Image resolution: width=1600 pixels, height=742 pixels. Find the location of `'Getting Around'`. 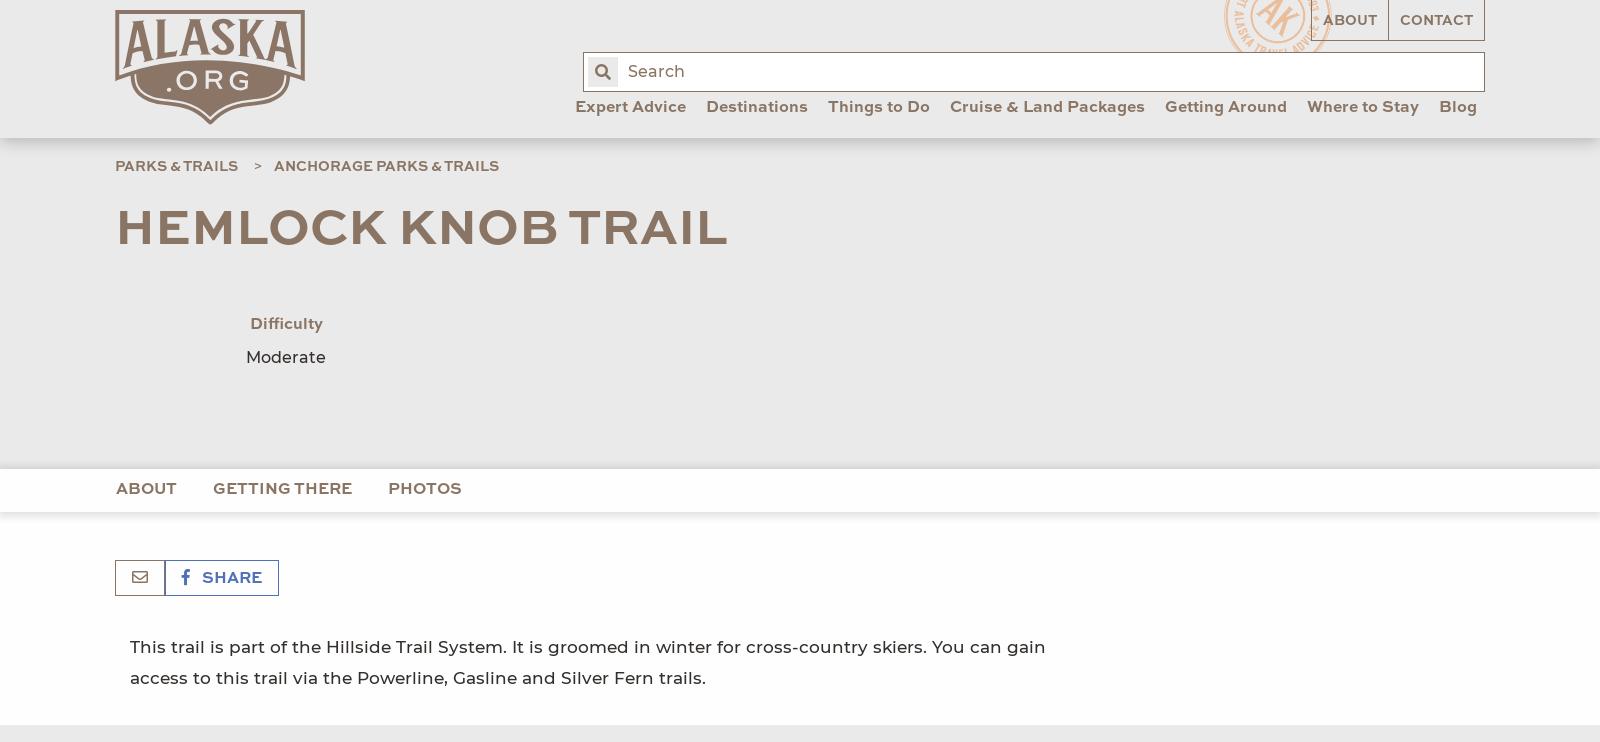

'Getting Around' is located at coordinates (1224, 107).